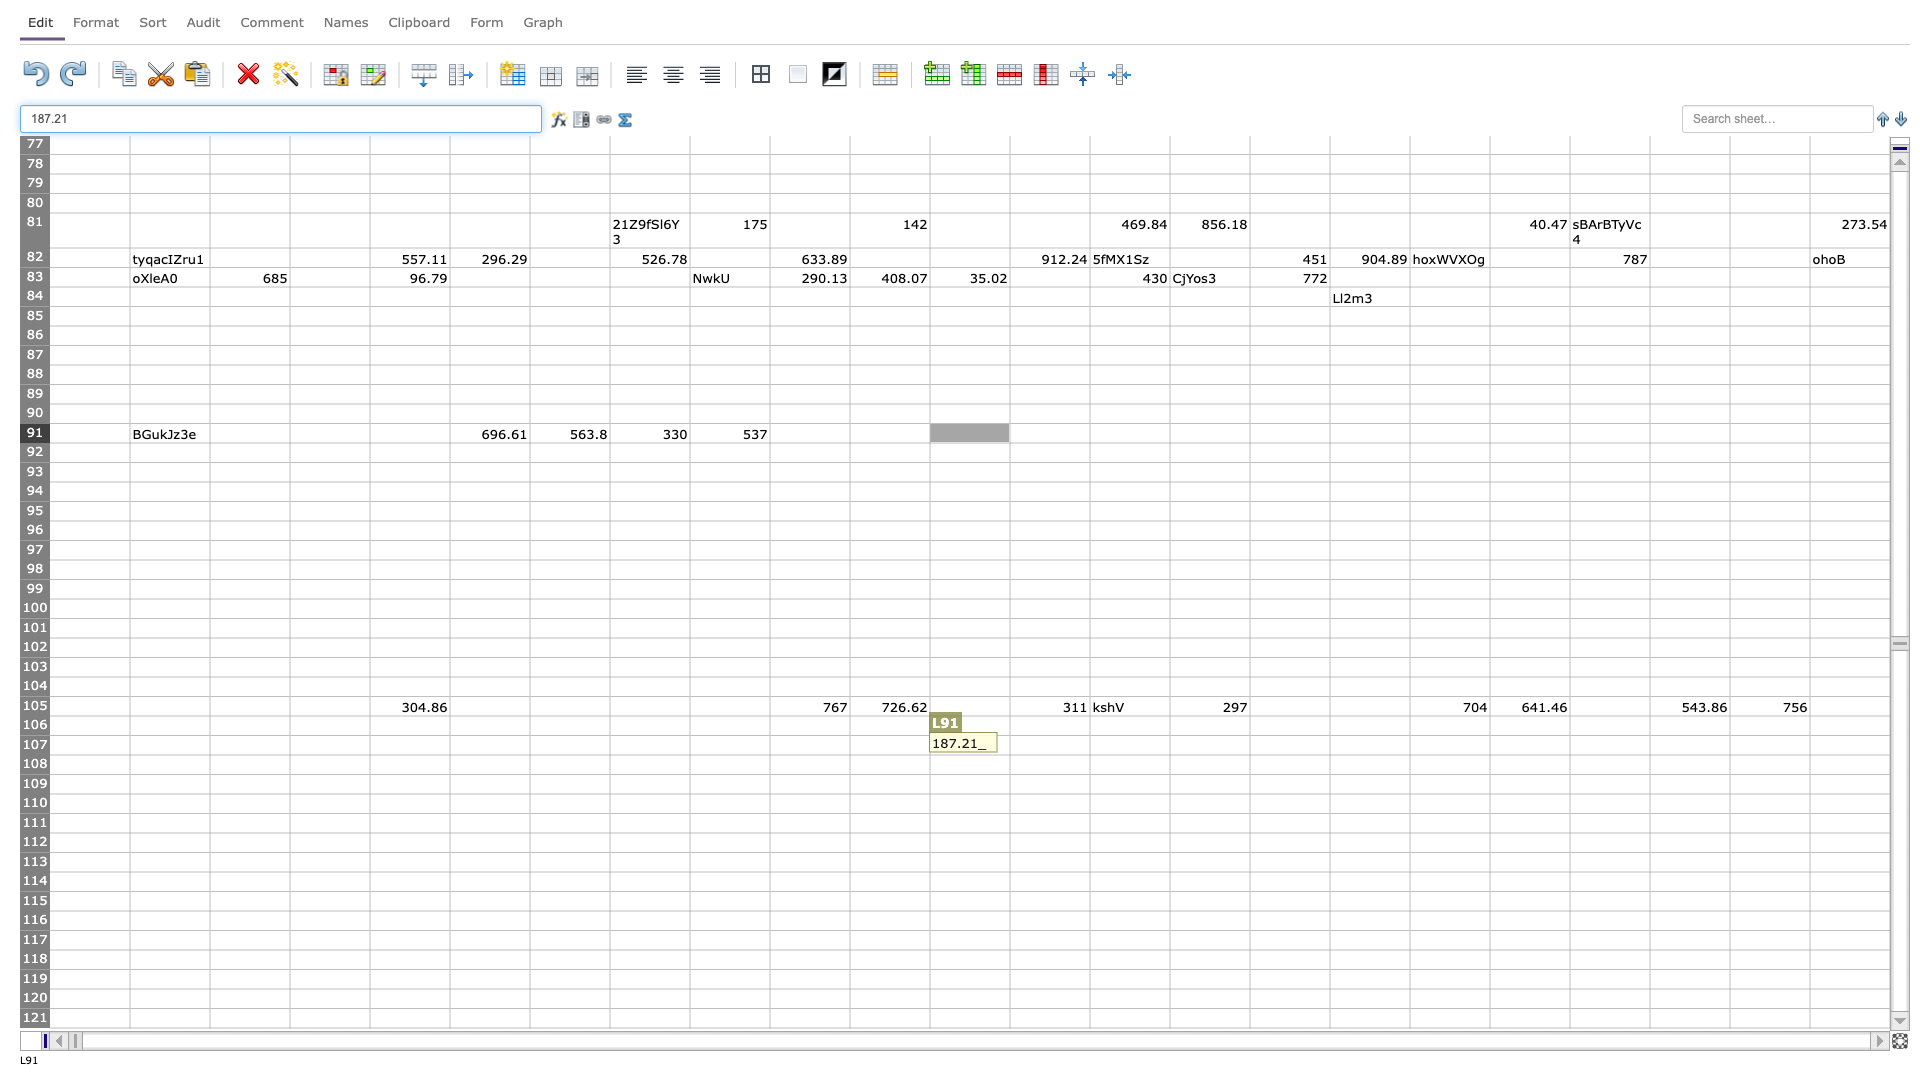 This screenshot has width=1920, height=1080. I want to click on right edge of O107, so click(1248, 745).